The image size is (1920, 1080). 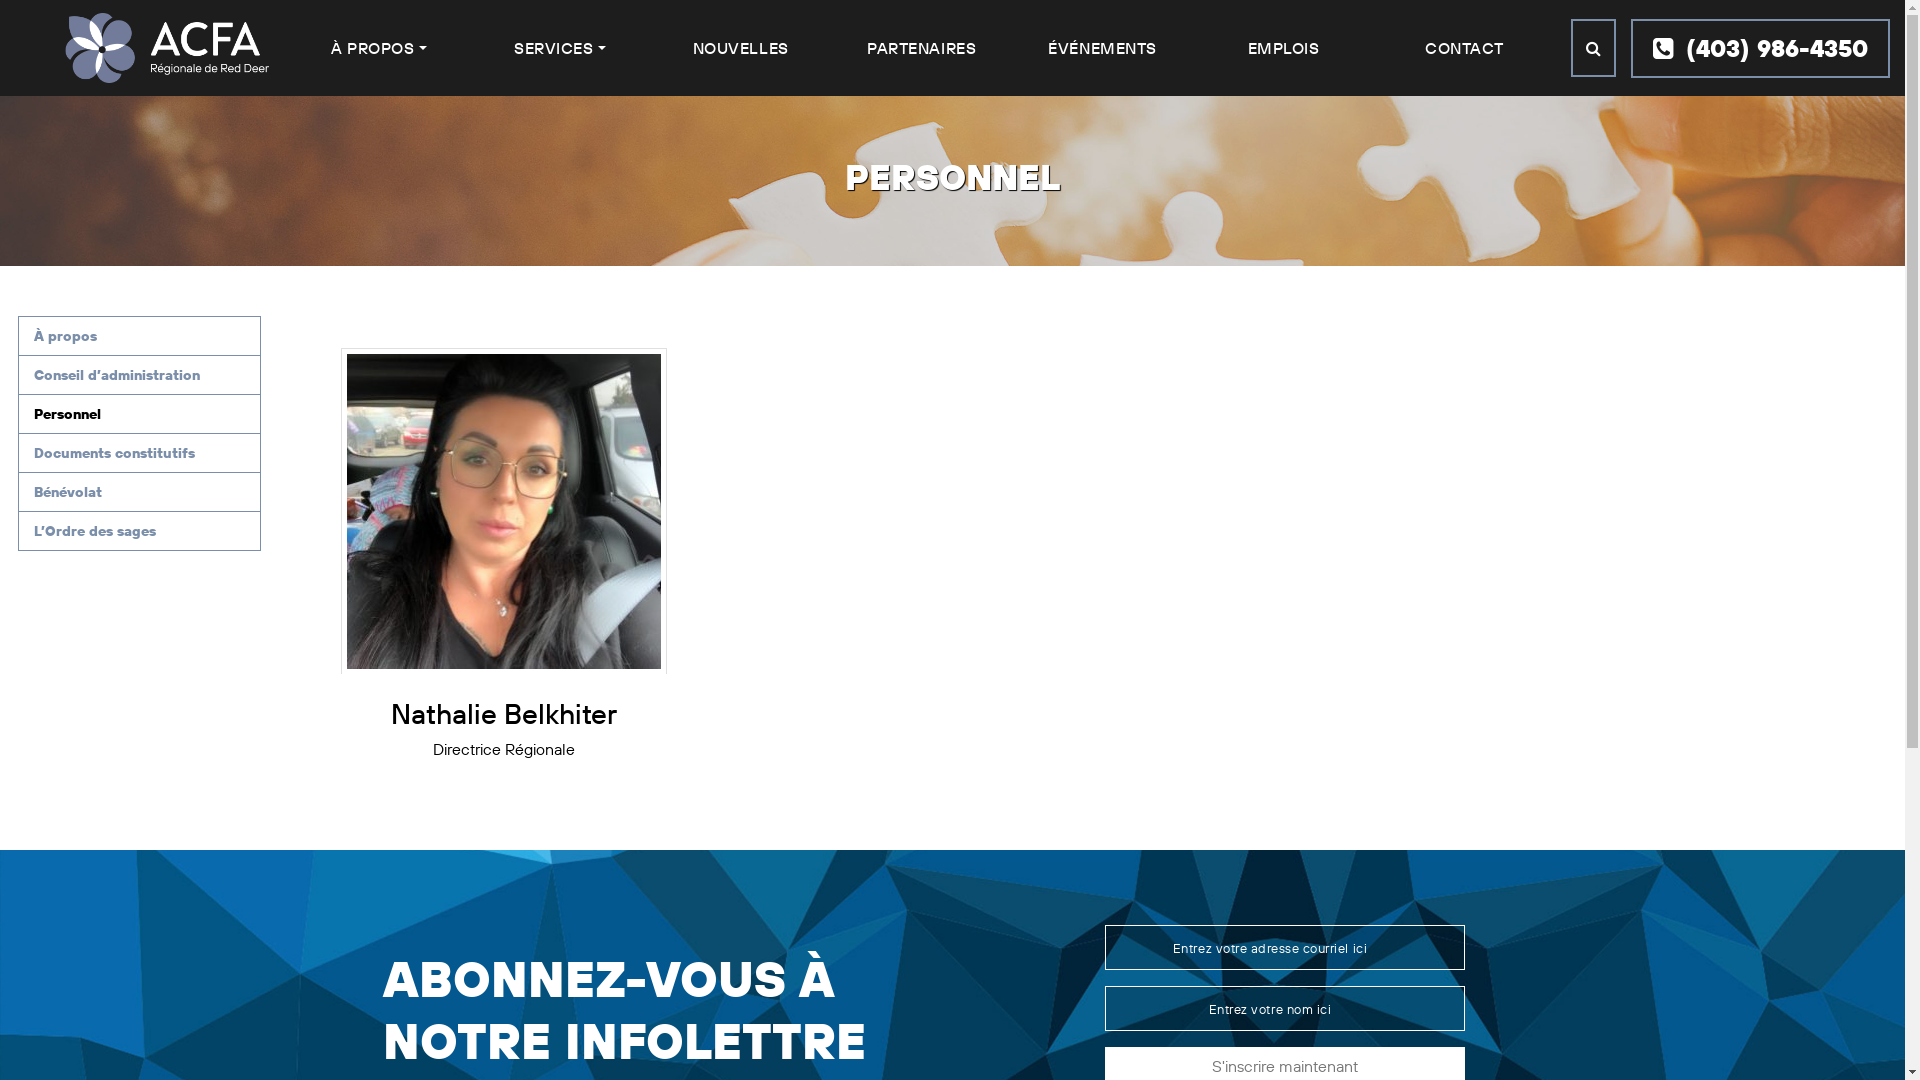 I want to click on 'NOUVELLES', so click(x=739, y=46).